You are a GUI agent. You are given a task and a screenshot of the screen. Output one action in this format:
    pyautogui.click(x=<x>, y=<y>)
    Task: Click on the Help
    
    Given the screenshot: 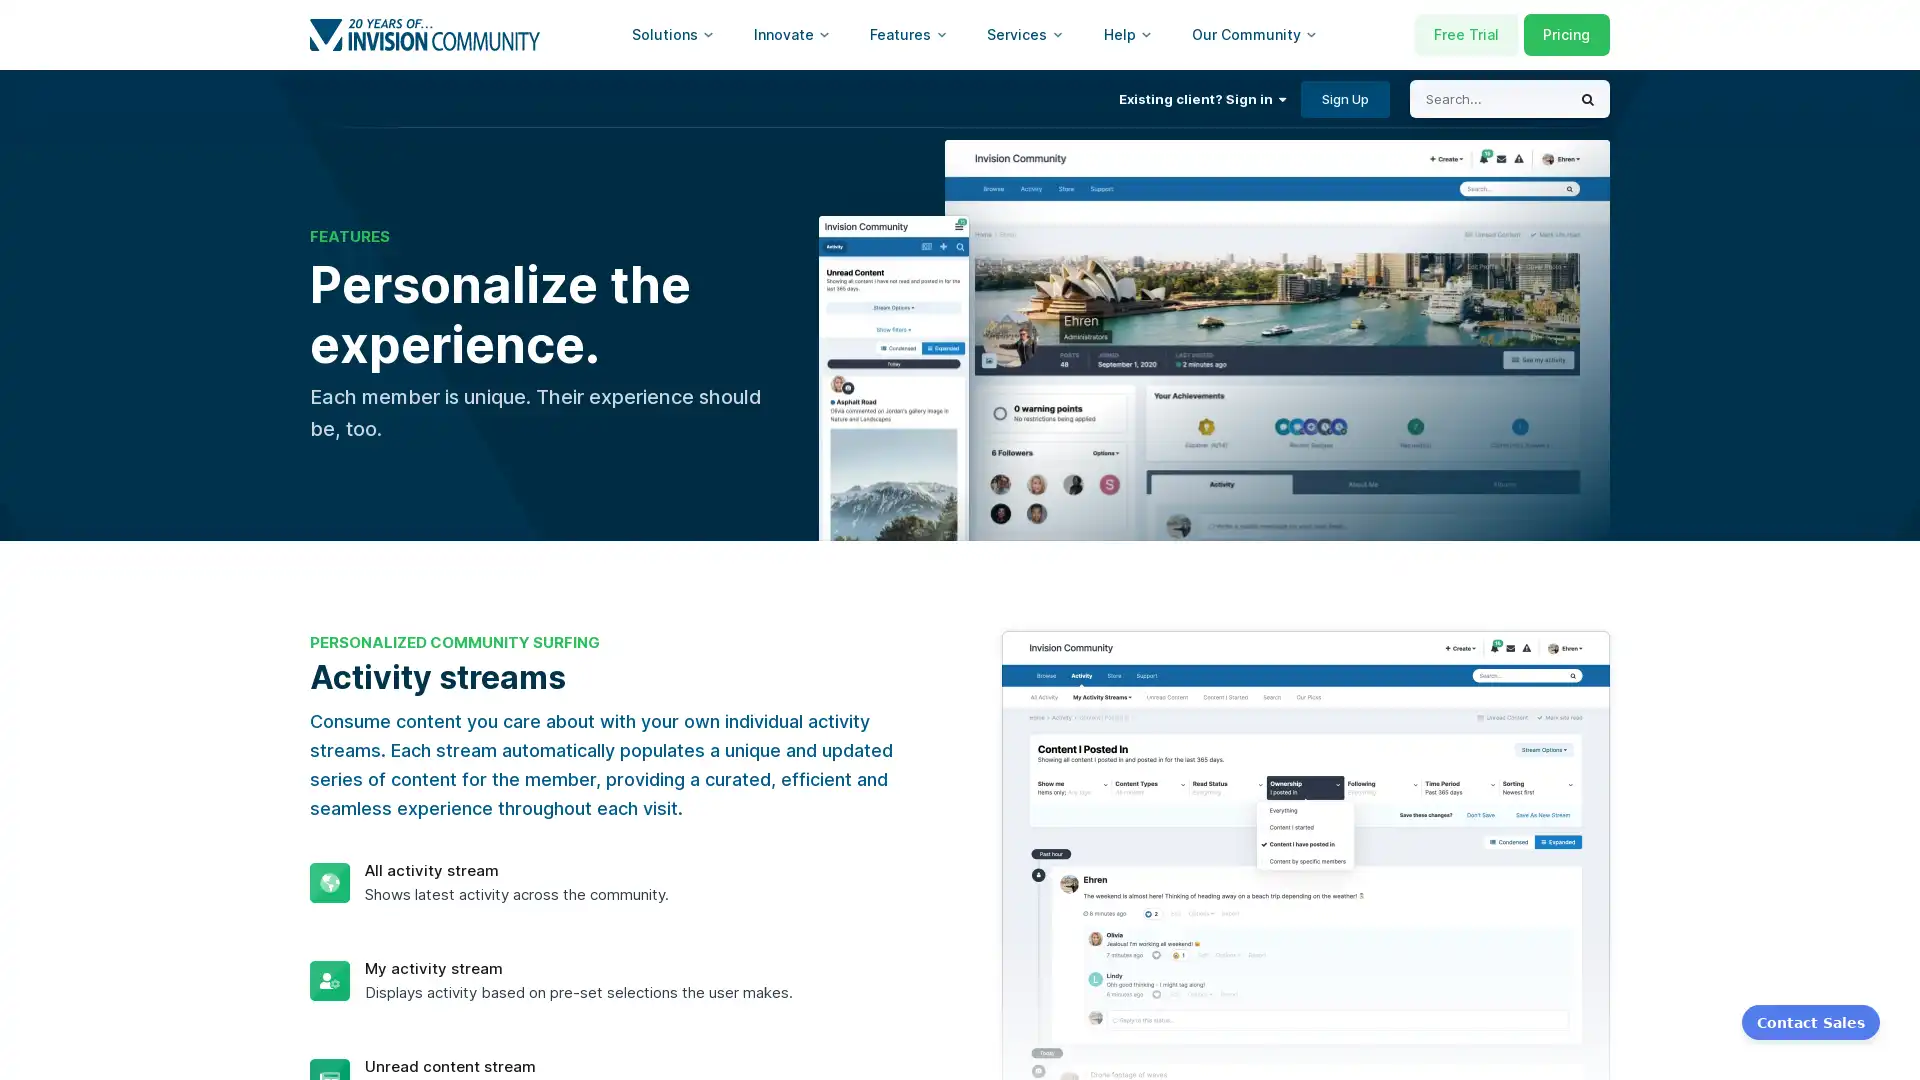 What is the action you would take?
    pyautogui.click(x=1128, y=34)
    